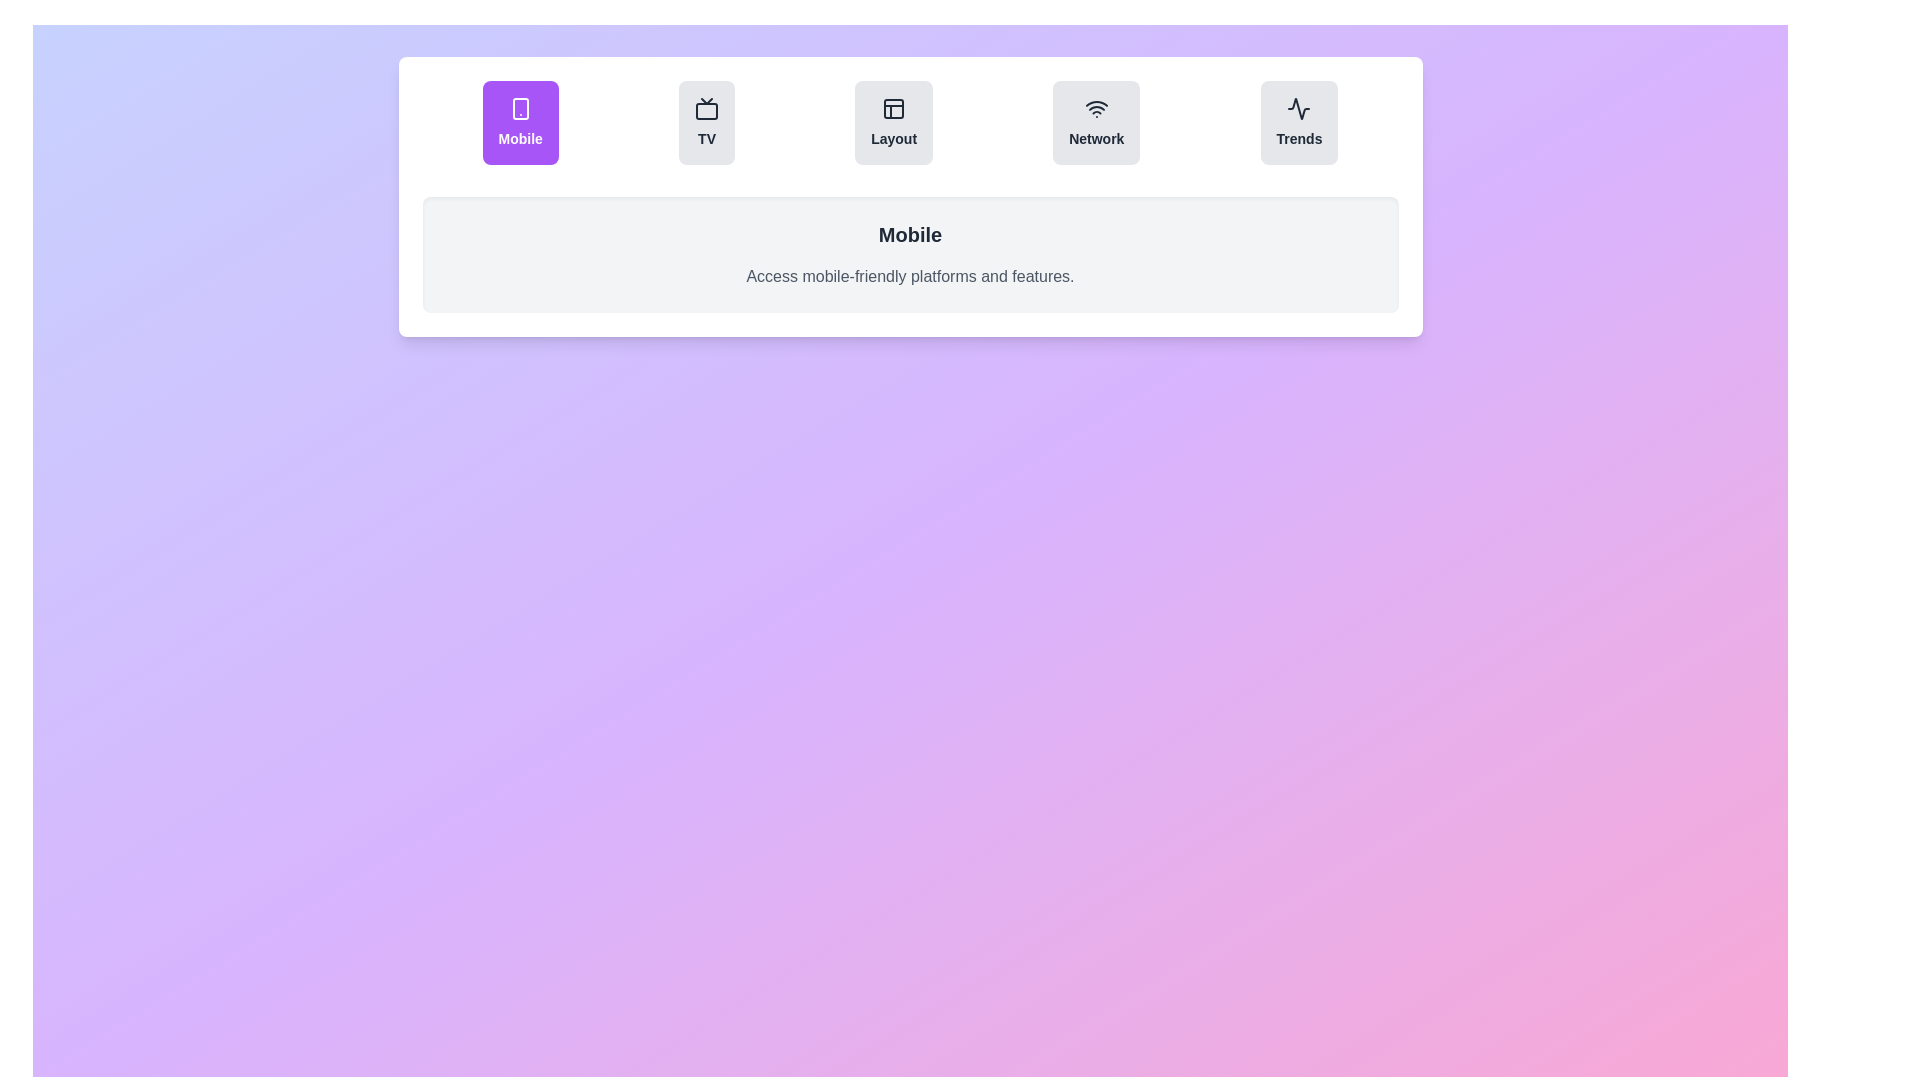 This screenshot has height=1080, width=1920. What do you see at coordinates (1095, 123) in the screenshot?
I see `the 'Network' clickable card tile, which features a Wi-Fi icon and is the fourth tile in the row, to scale it slightly` at bounding box center [1095, 123].